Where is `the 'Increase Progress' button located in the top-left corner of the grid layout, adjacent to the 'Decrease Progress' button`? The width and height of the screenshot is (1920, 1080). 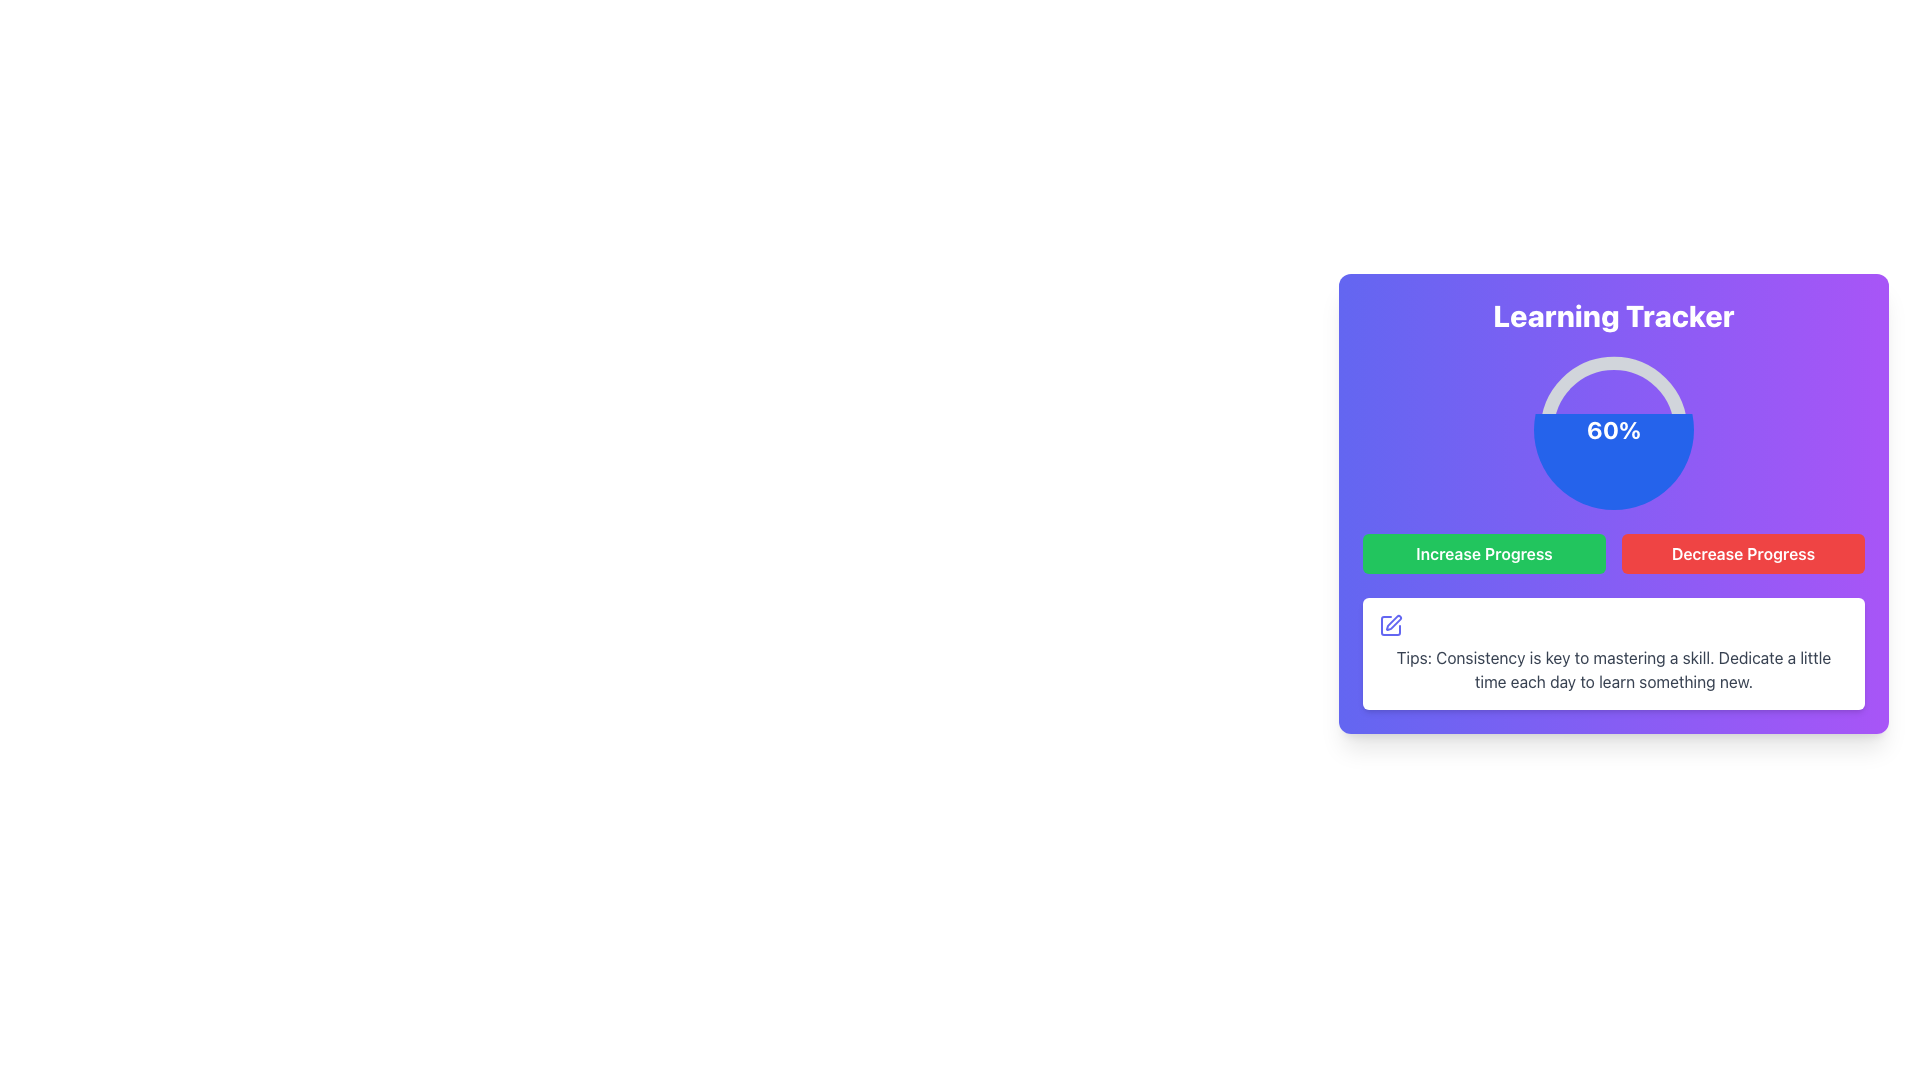
the 'Increase Progress' button located in the top-left corner of the grid layout, adjacent to the 'Decrease Progress' button is located at coordinates (1484, 554).